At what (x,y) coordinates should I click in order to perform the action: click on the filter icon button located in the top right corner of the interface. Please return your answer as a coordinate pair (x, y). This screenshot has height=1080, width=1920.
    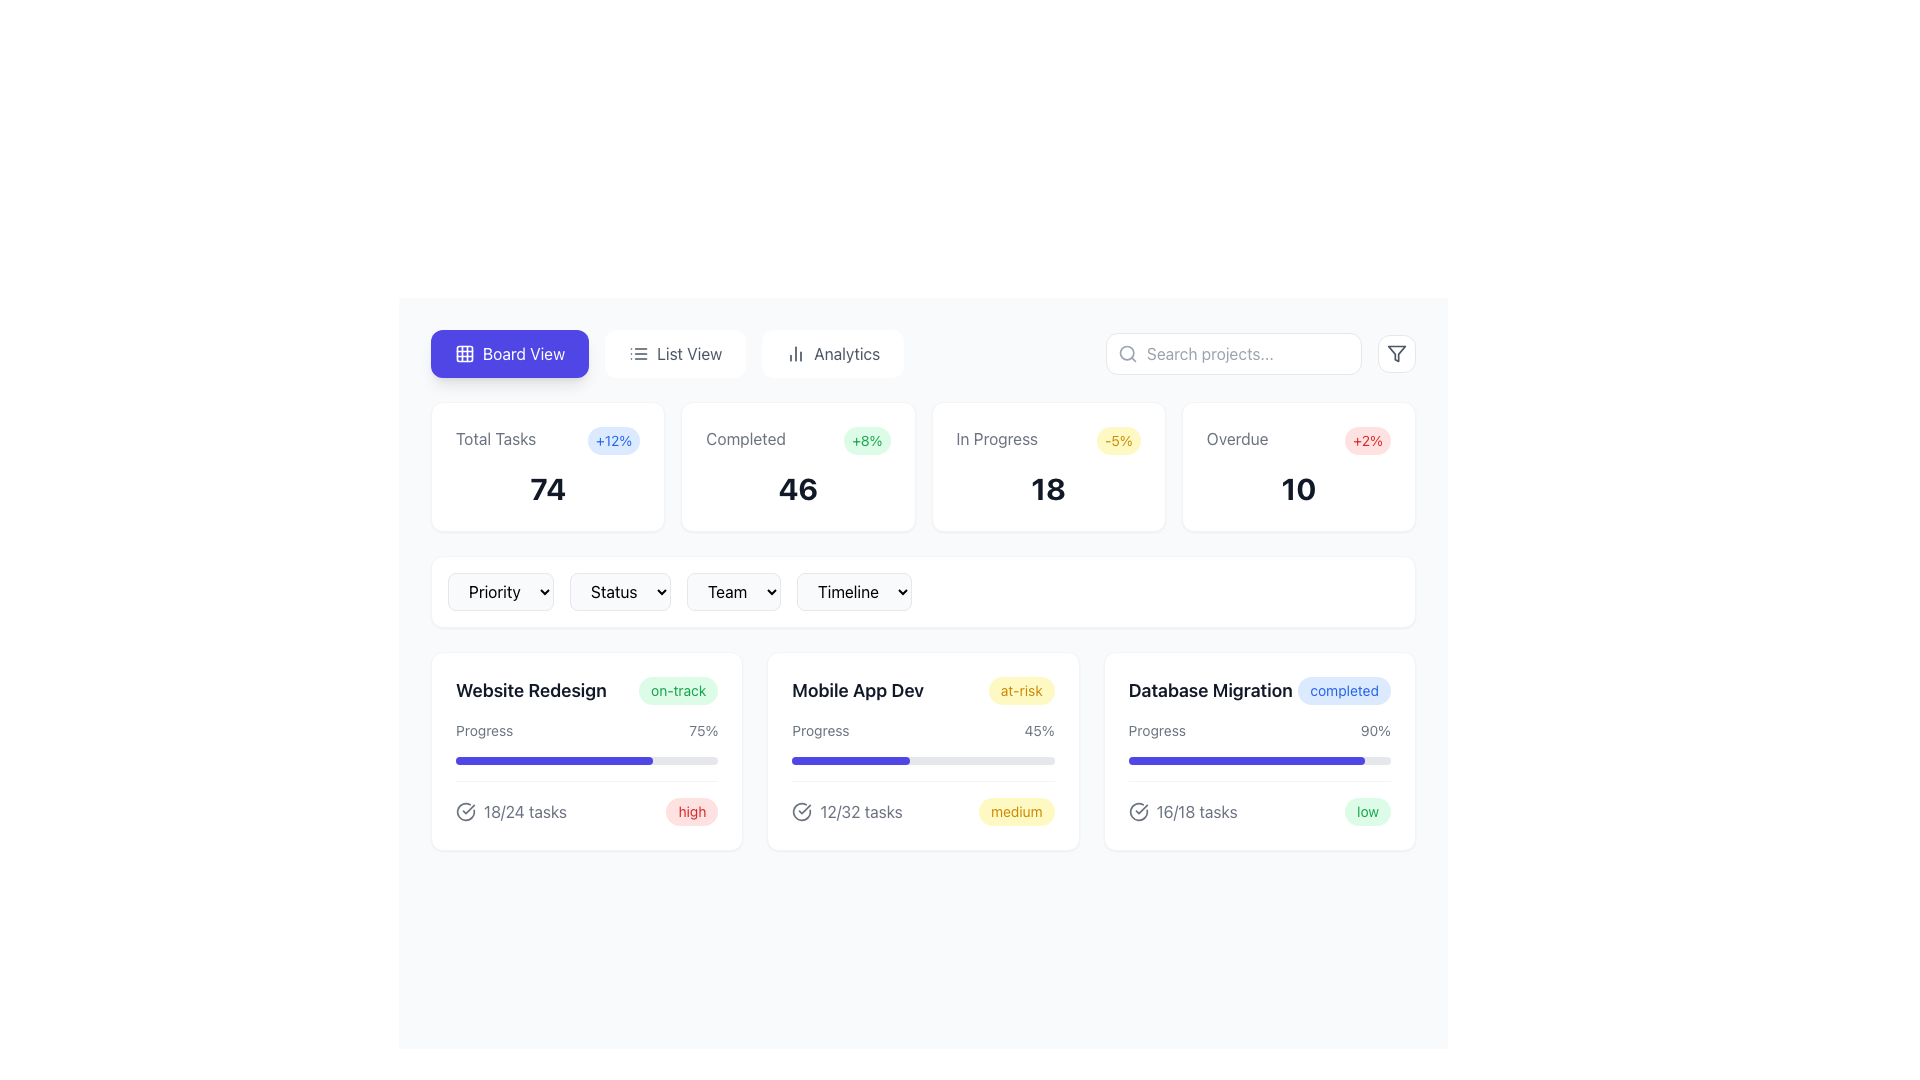
    Looking at the image, I should click on (1395, 353).